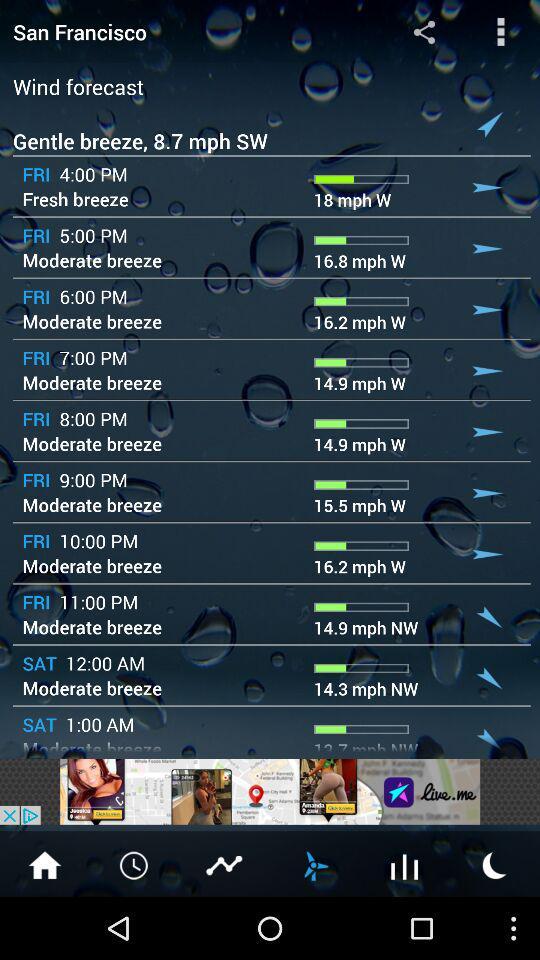 The image size is (540, 960). What do you see at coordinates (494, 863) in the screenshot?
I see `night mode` at bounding box center [494, 863].